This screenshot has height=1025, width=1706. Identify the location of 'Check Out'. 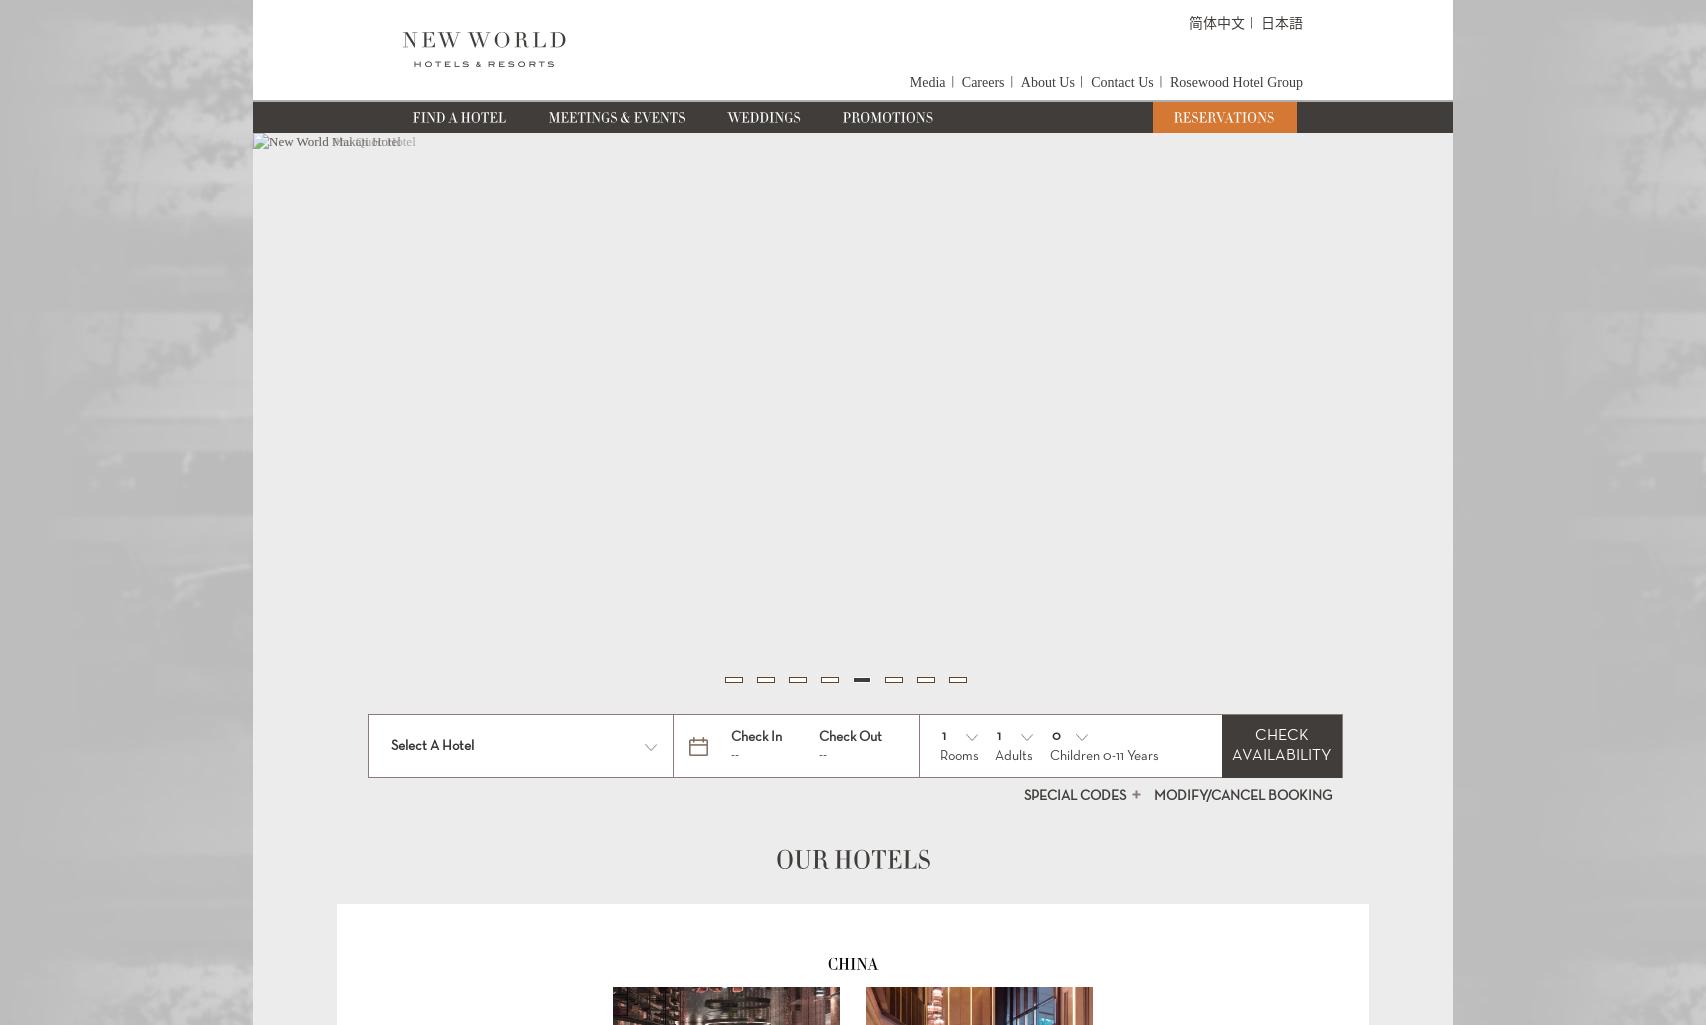
(848, 736).